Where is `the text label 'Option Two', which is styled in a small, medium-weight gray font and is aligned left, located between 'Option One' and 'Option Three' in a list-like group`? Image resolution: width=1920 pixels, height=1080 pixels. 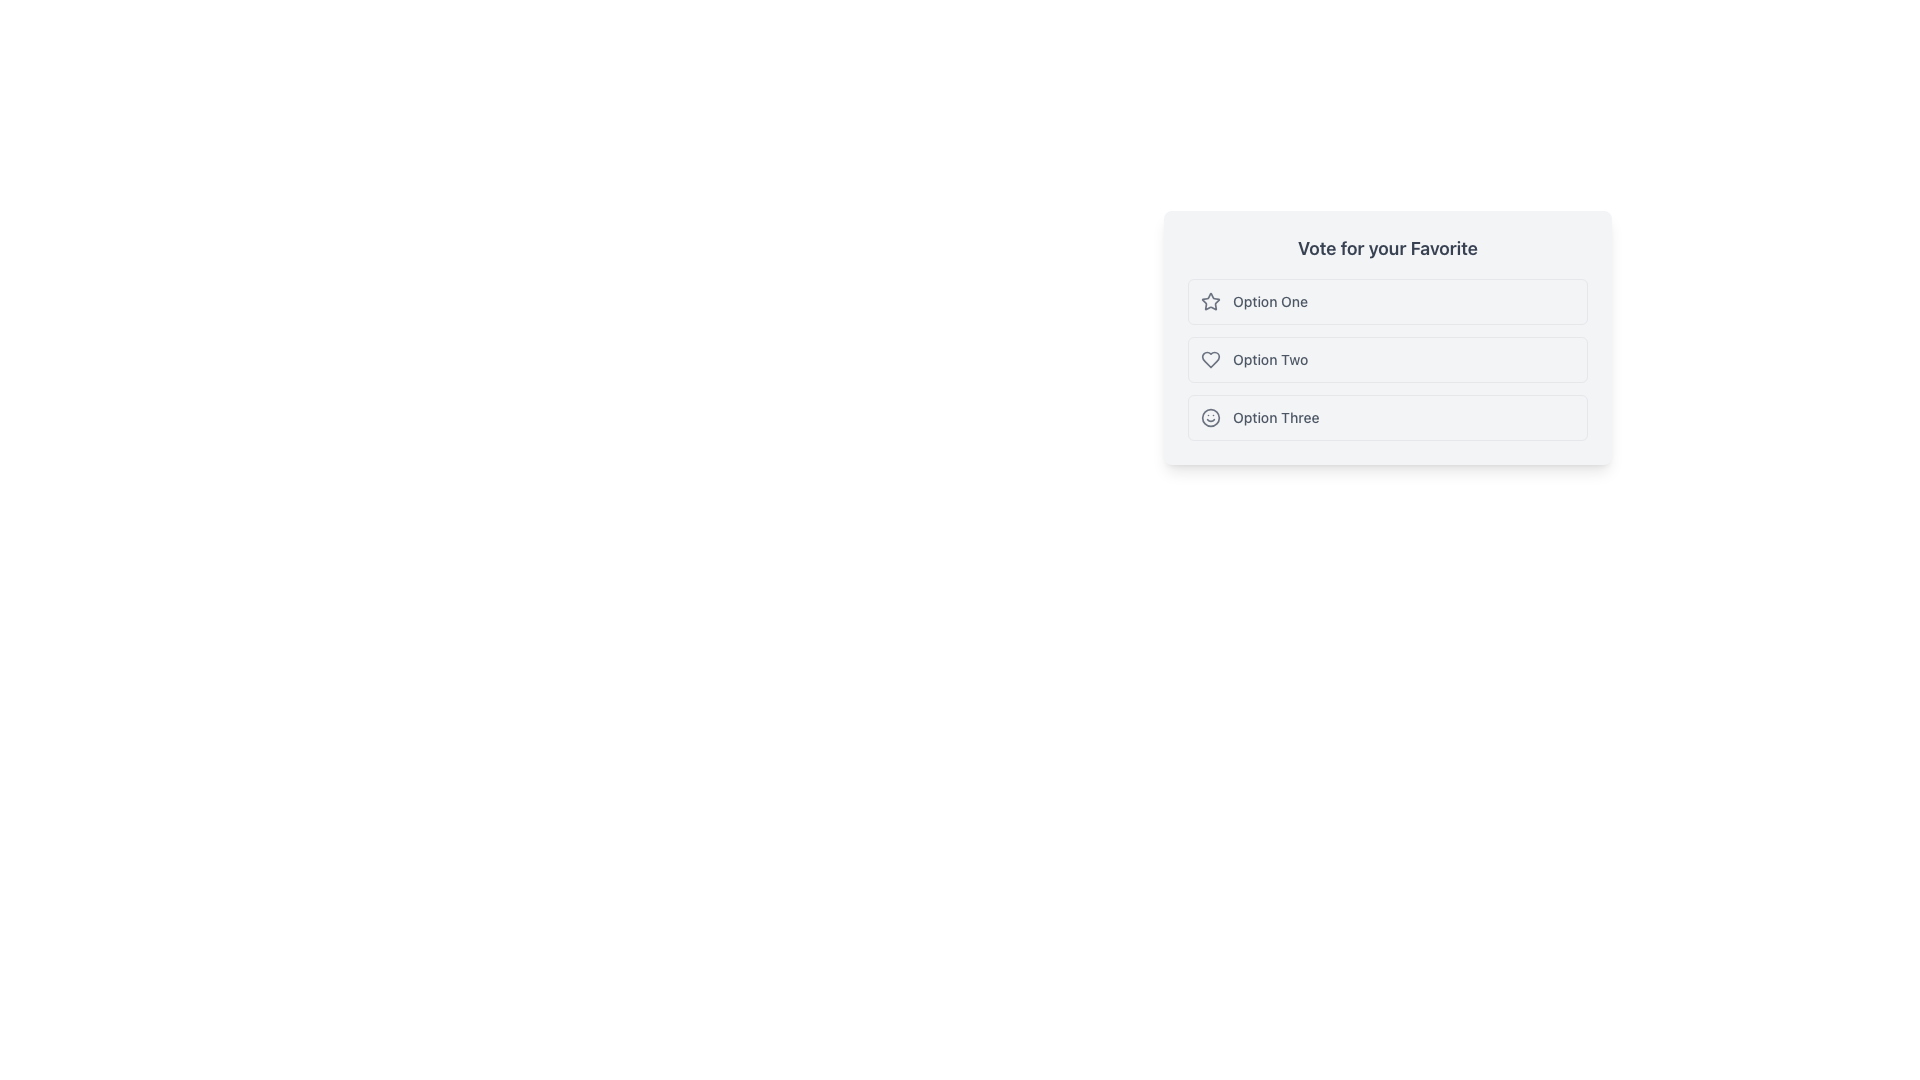
the text label 'Option Two', which is styled in a small, medium-weight gray font and is aligned left, located between 'Option One' and 'Option Three' in a list-like group is located at coordinates (1269, 358).